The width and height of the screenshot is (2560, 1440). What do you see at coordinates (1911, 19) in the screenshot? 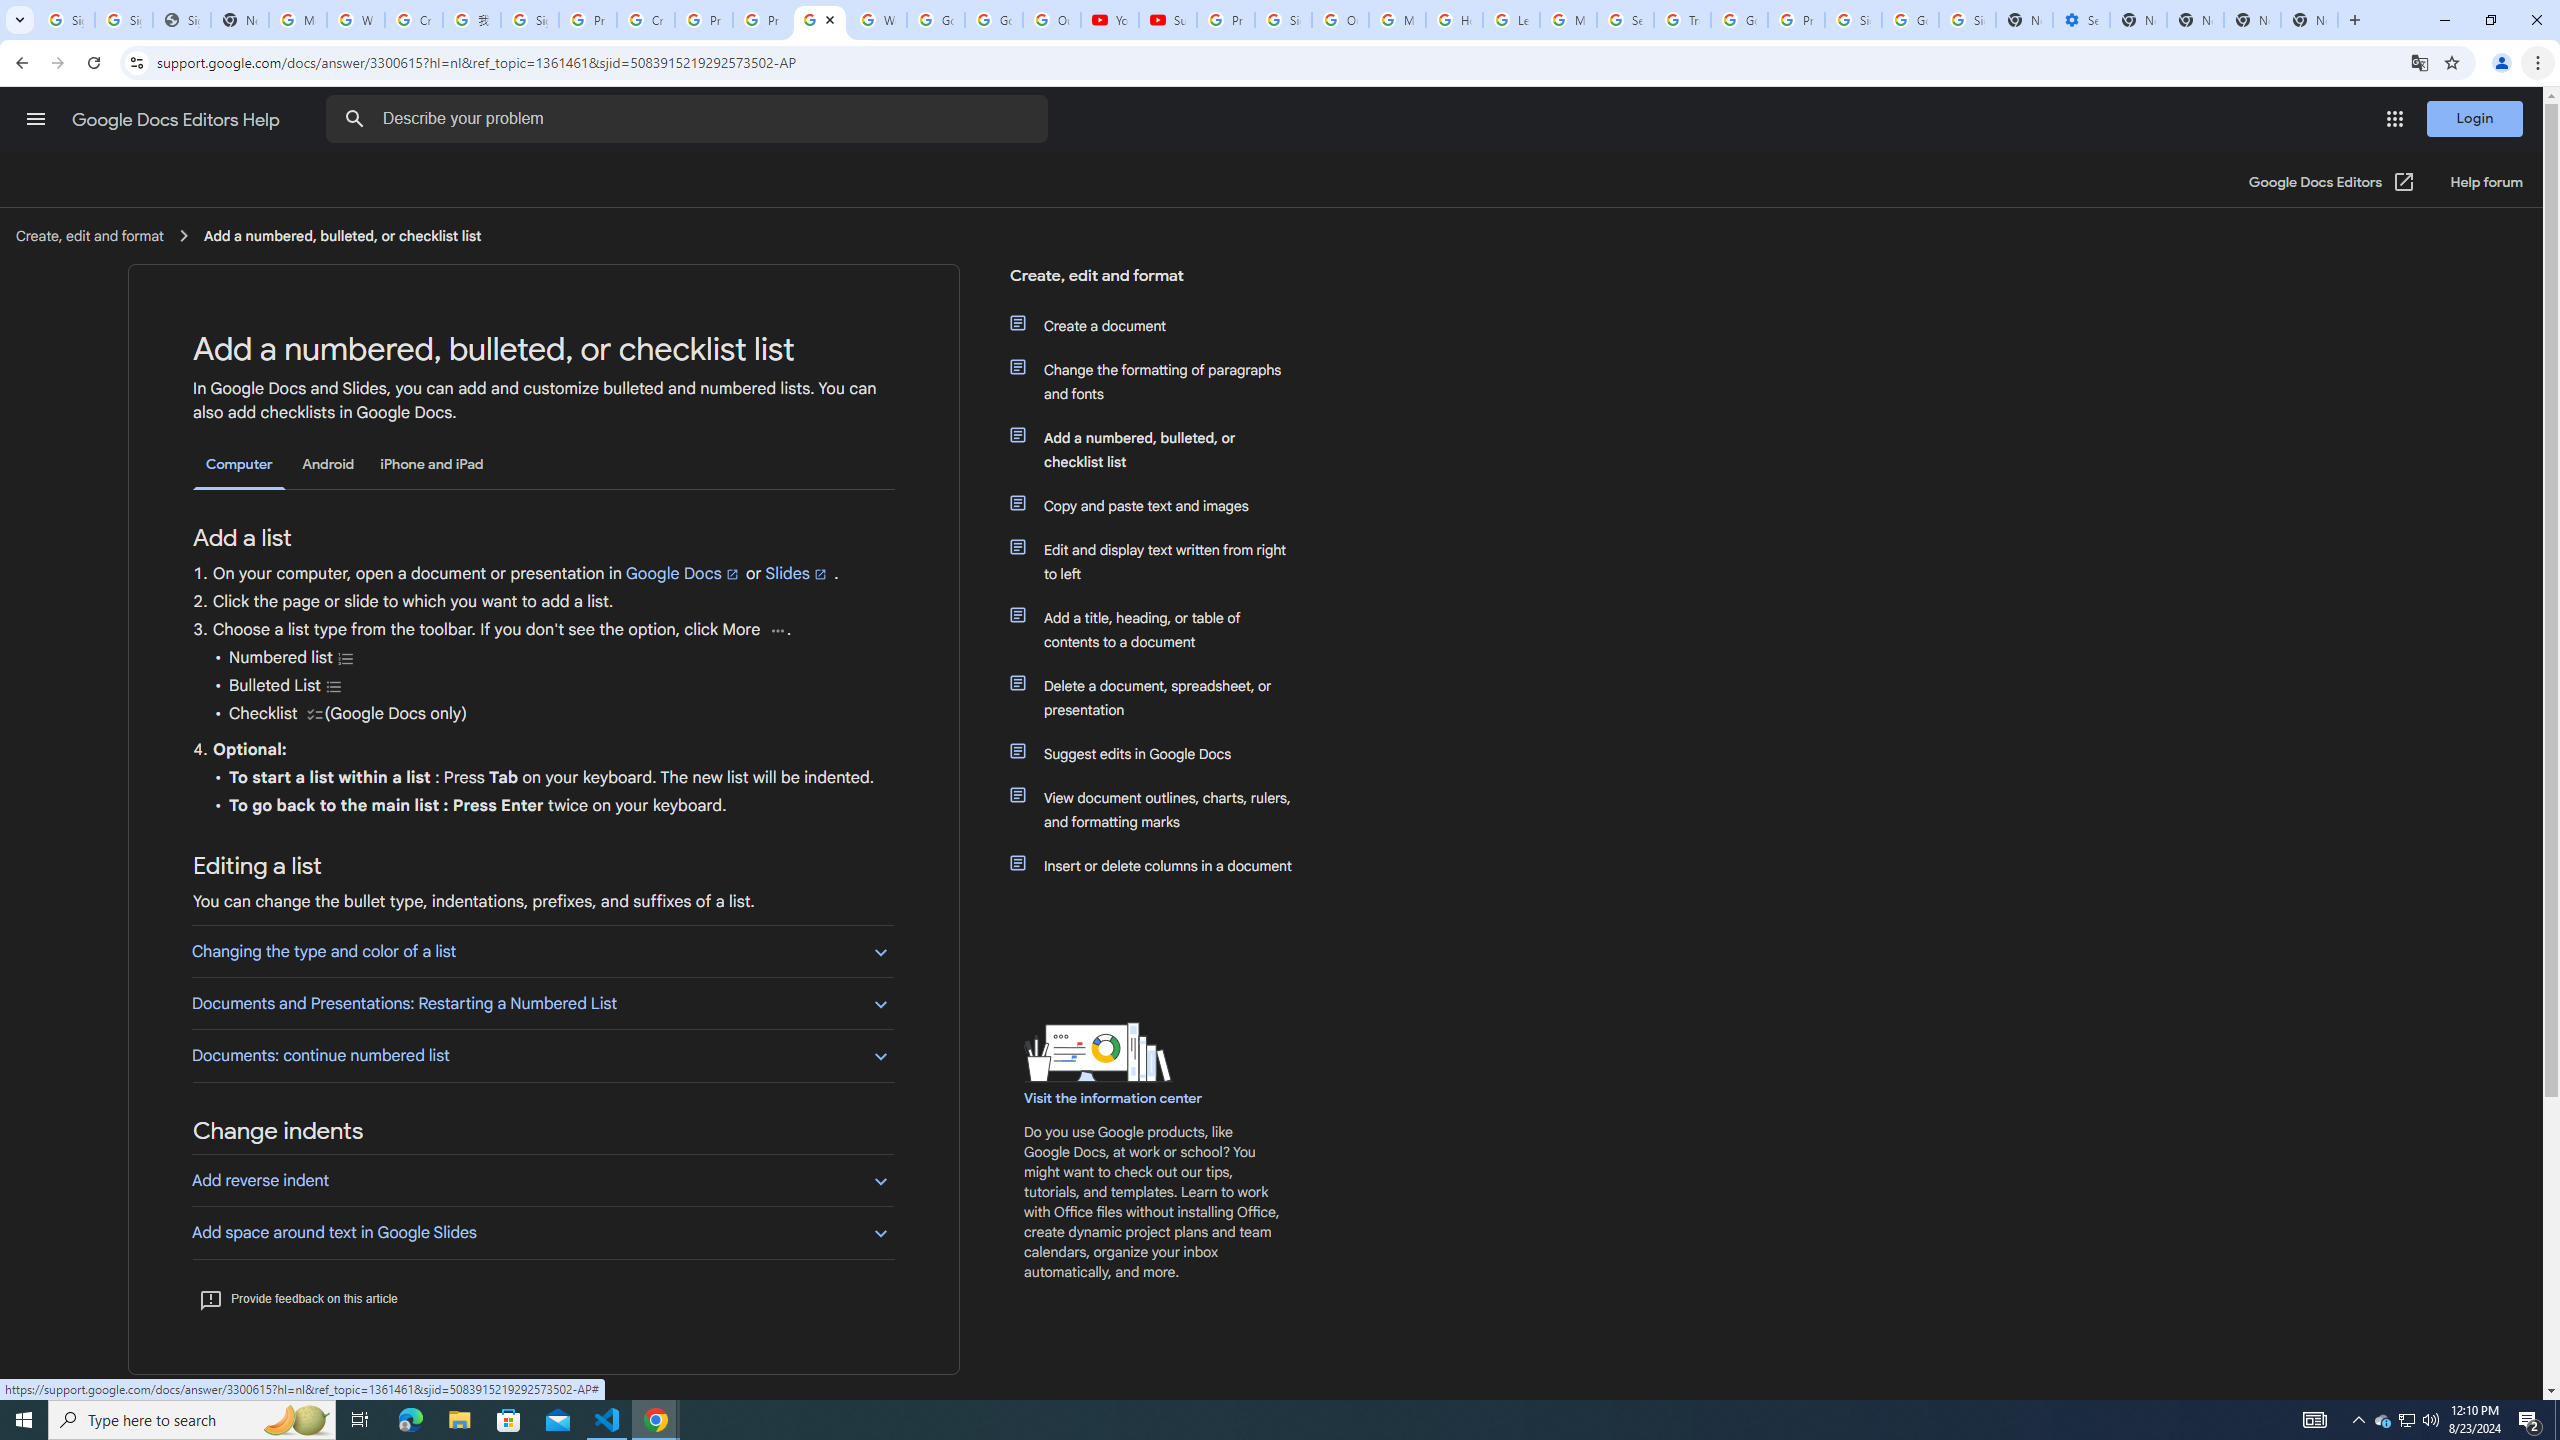
I see `'Google Cybersecurity Innovations - Google Safety Center'` at bounding box center [1911, 19].